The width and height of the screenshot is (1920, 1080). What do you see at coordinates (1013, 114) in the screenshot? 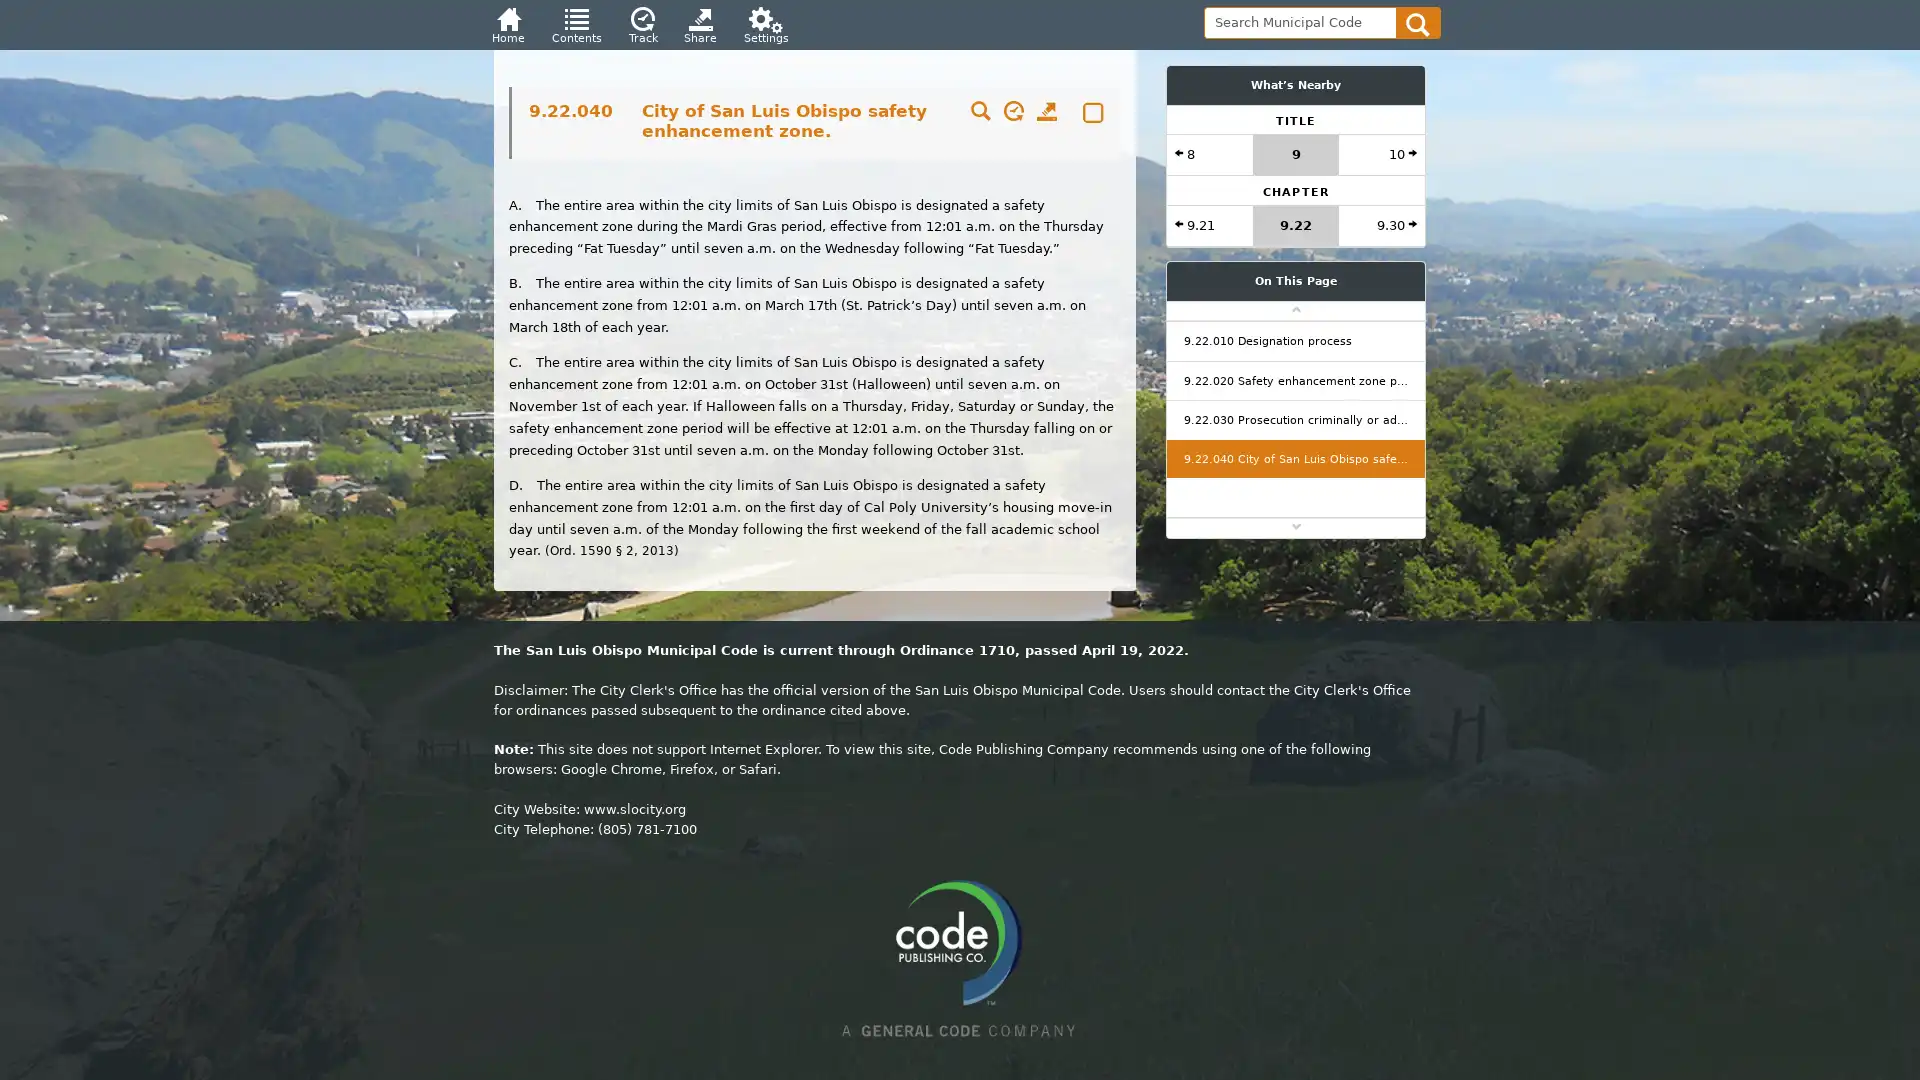
I see `History of This Section` at bounding box center [1013, 114].